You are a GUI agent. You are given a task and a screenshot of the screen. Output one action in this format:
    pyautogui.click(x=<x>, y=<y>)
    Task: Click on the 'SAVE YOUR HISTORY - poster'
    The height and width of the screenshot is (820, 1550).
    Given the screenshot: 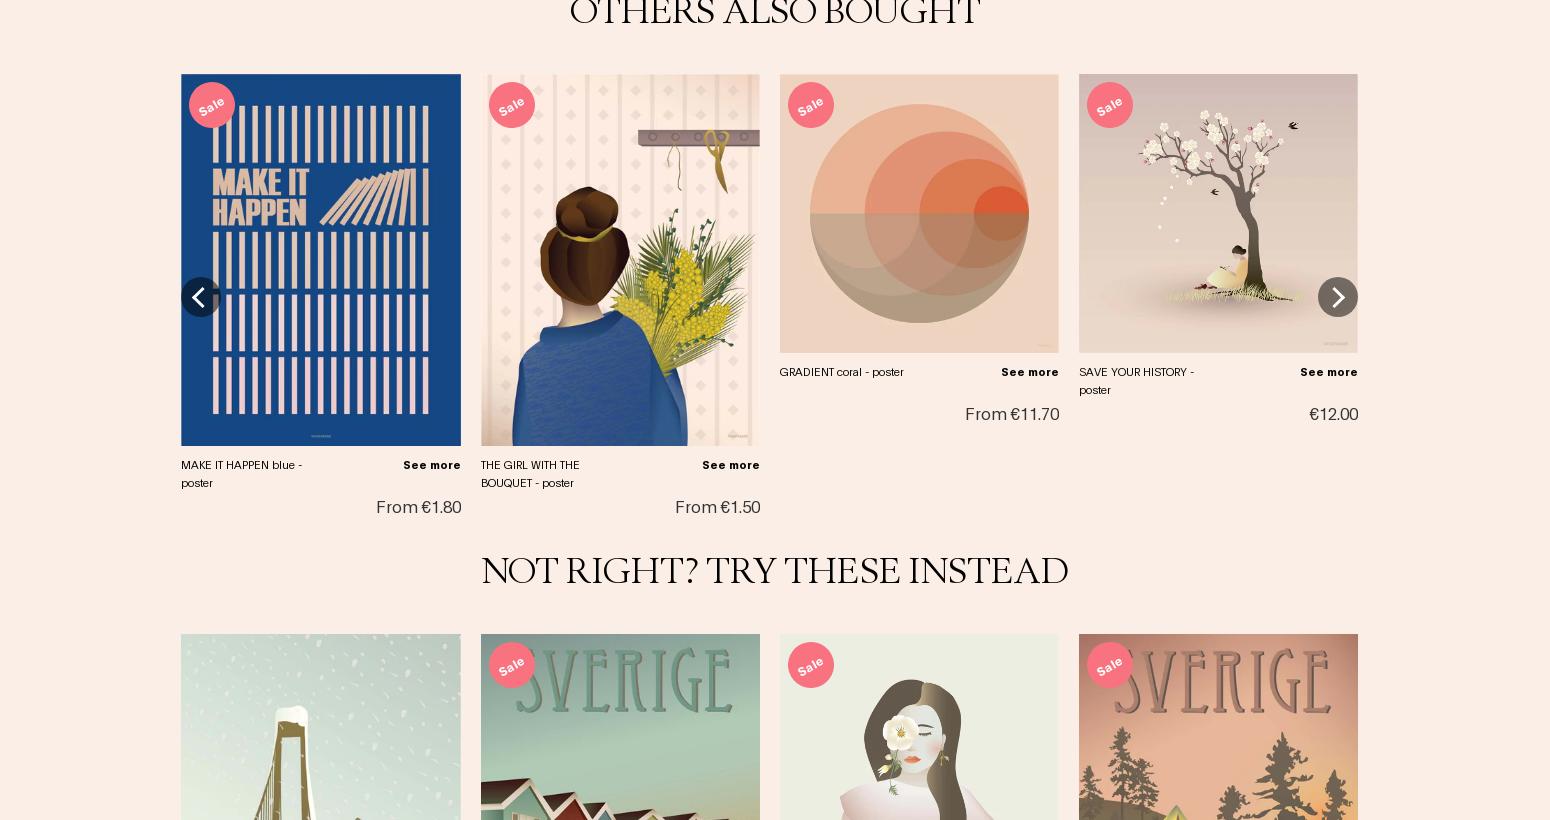 What is the action you would take?
    pyautogui.click(x=1135, y=379)
    